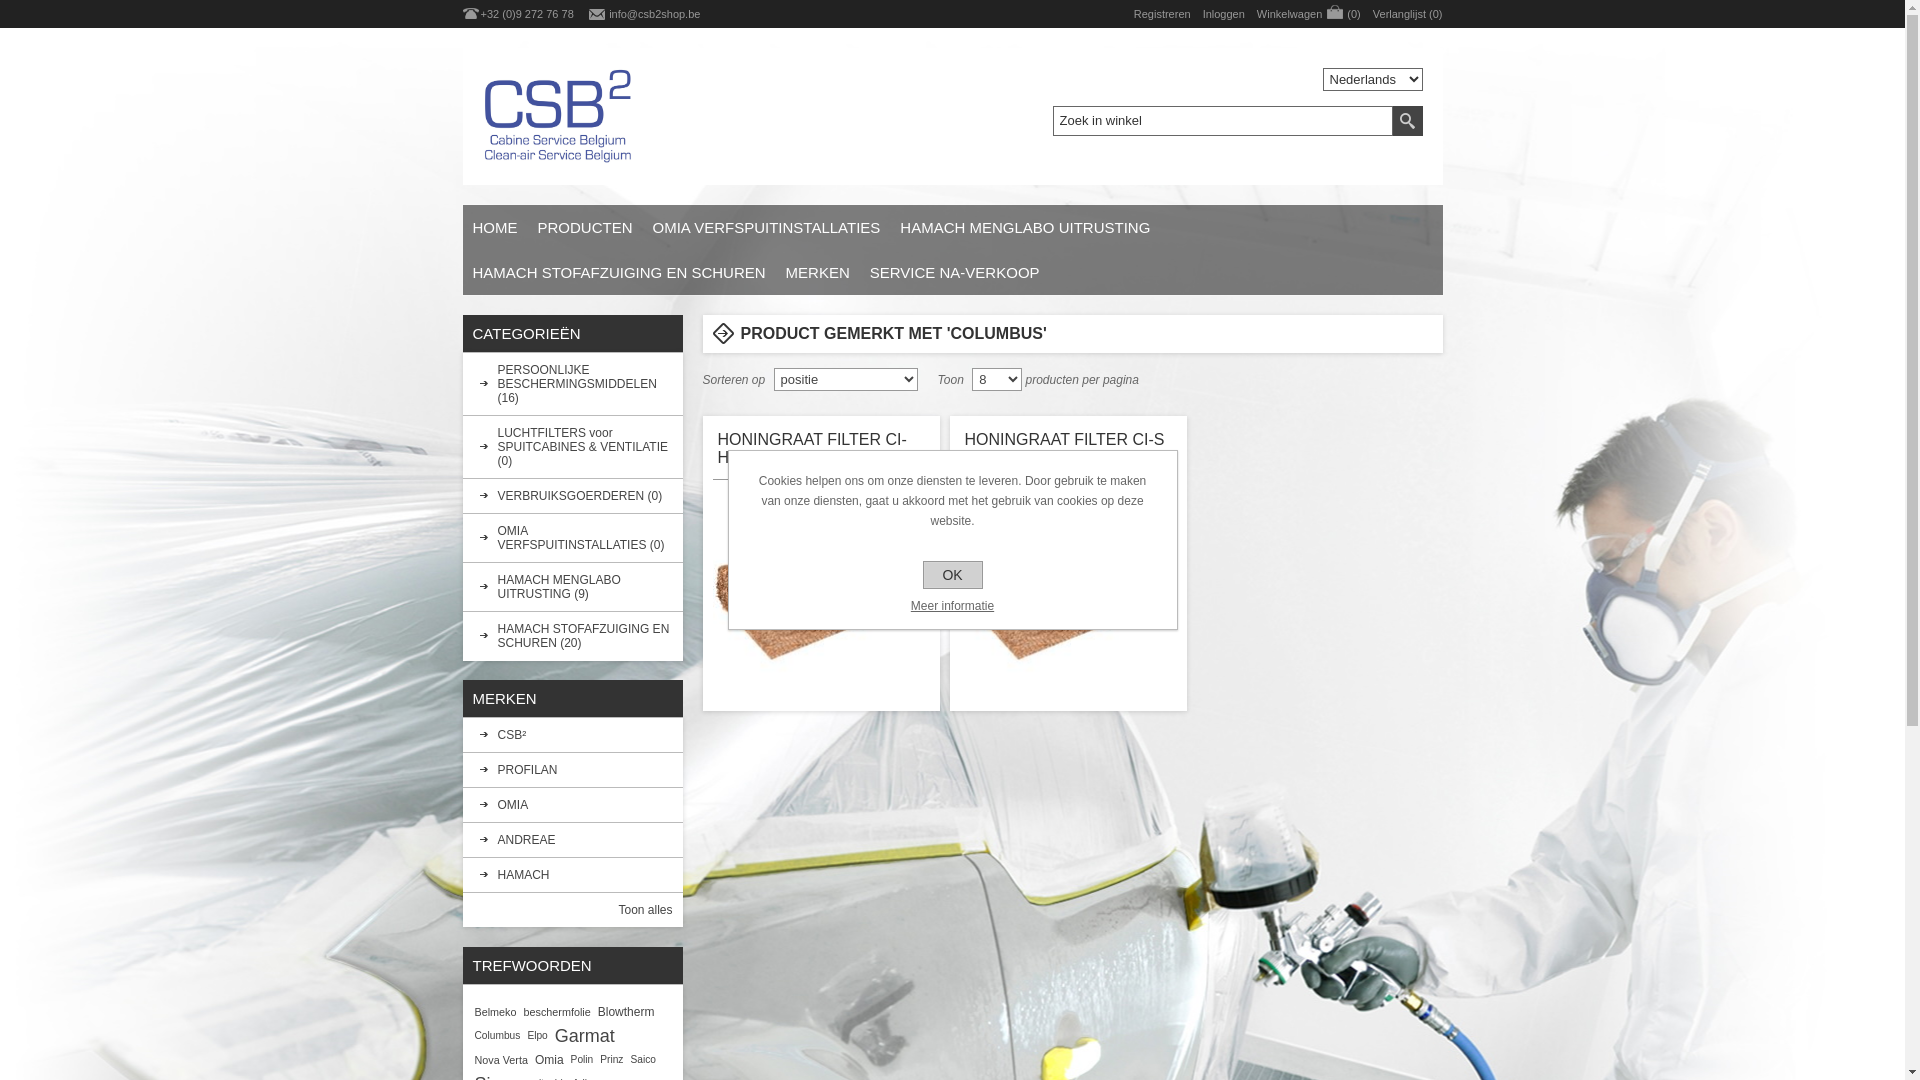  What do you see at coordinates (859, 272) in the screenshot?
I see `'SERVICE NA-VERKOOP'` at bounding box center [859, 272].